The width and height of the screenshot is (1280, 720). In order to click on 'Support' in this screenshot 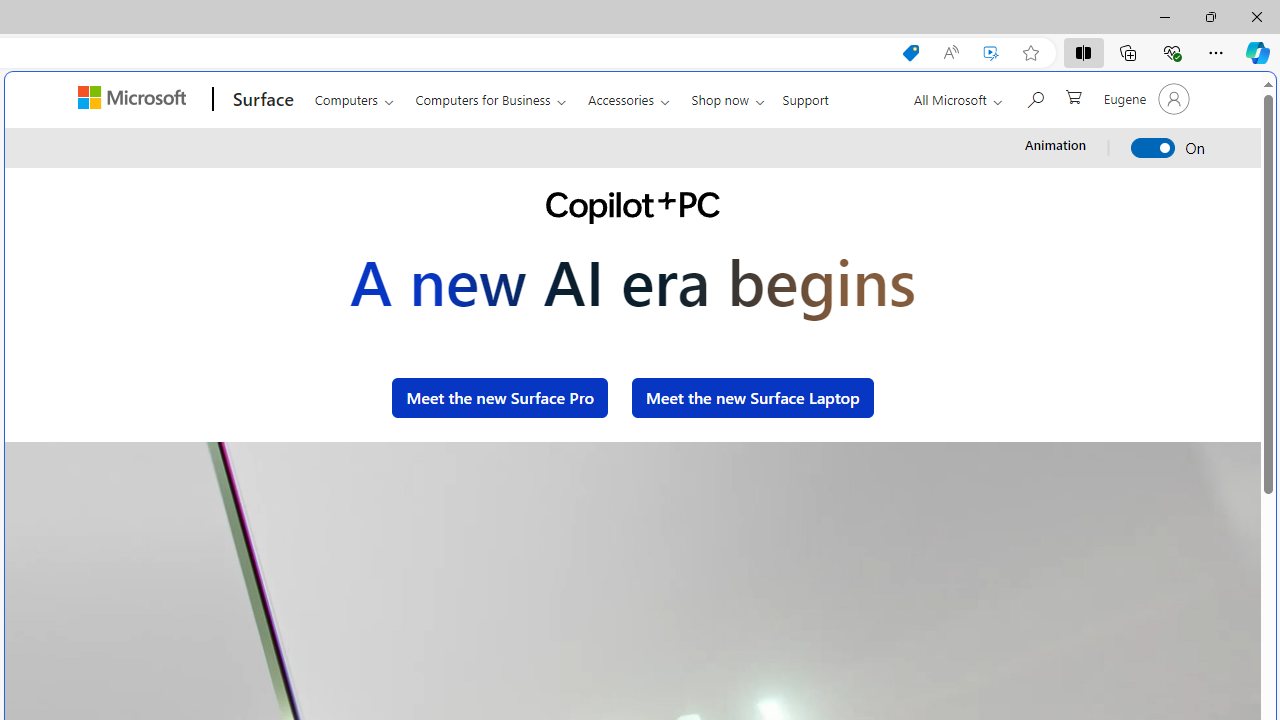, I will do `click(805, 96)`.